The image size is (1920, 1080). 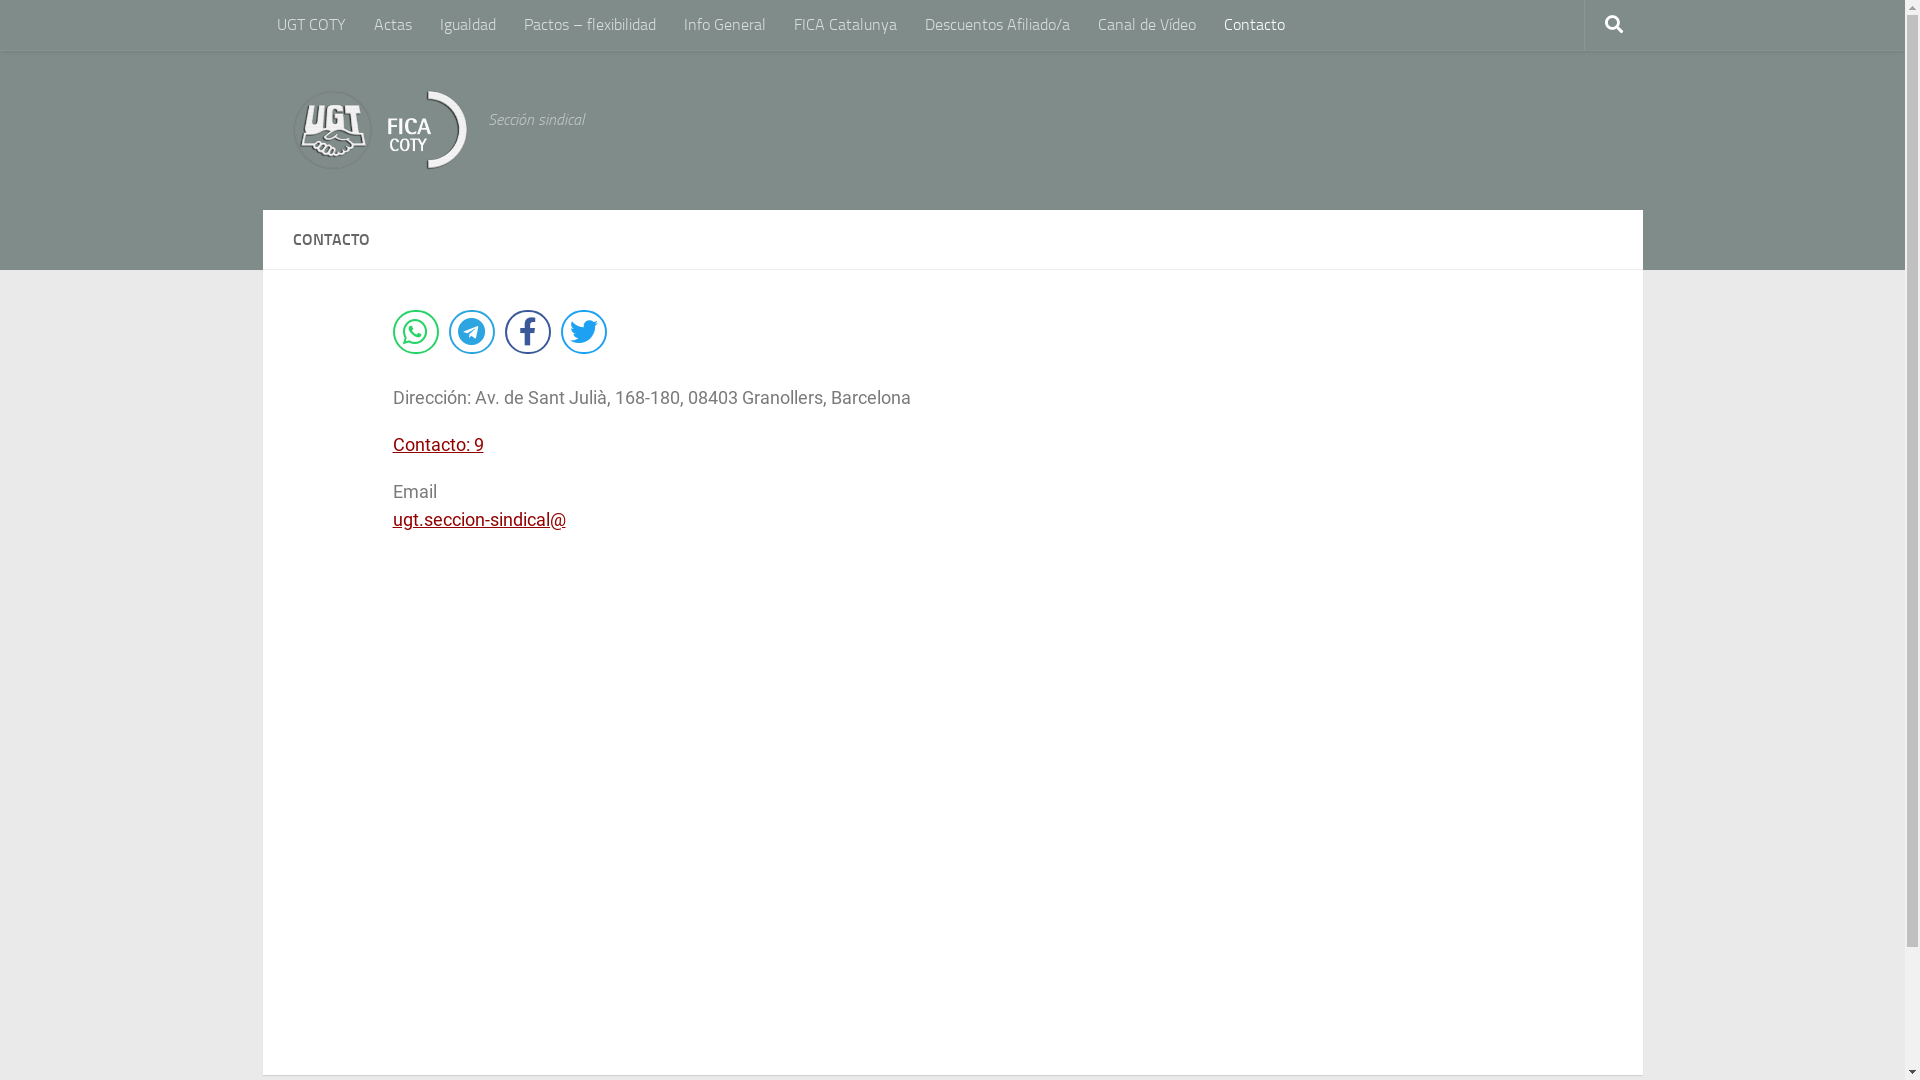 What do you see at coordinates (477, 518) in the screenshot?
I see `'ugt.seccion-sindical@'` at bounding box center [477, 518].